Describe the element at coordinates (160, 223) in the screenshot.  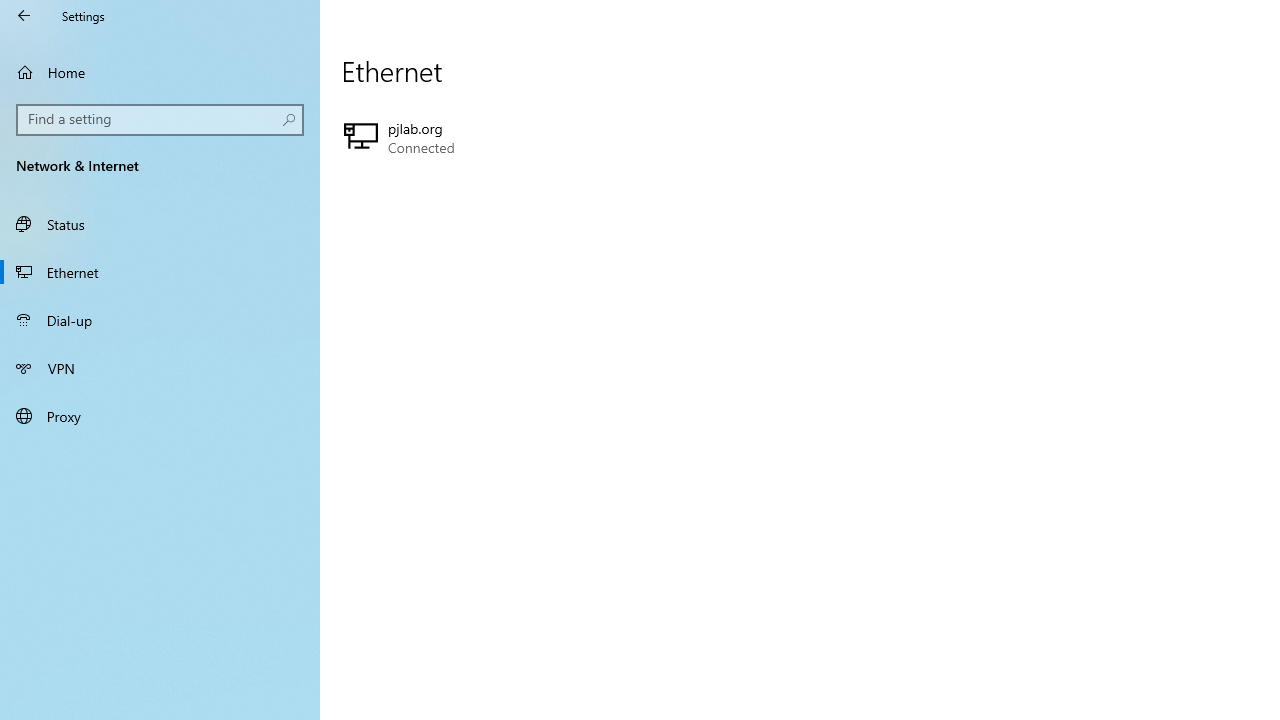
I see `'Status'` at that location.